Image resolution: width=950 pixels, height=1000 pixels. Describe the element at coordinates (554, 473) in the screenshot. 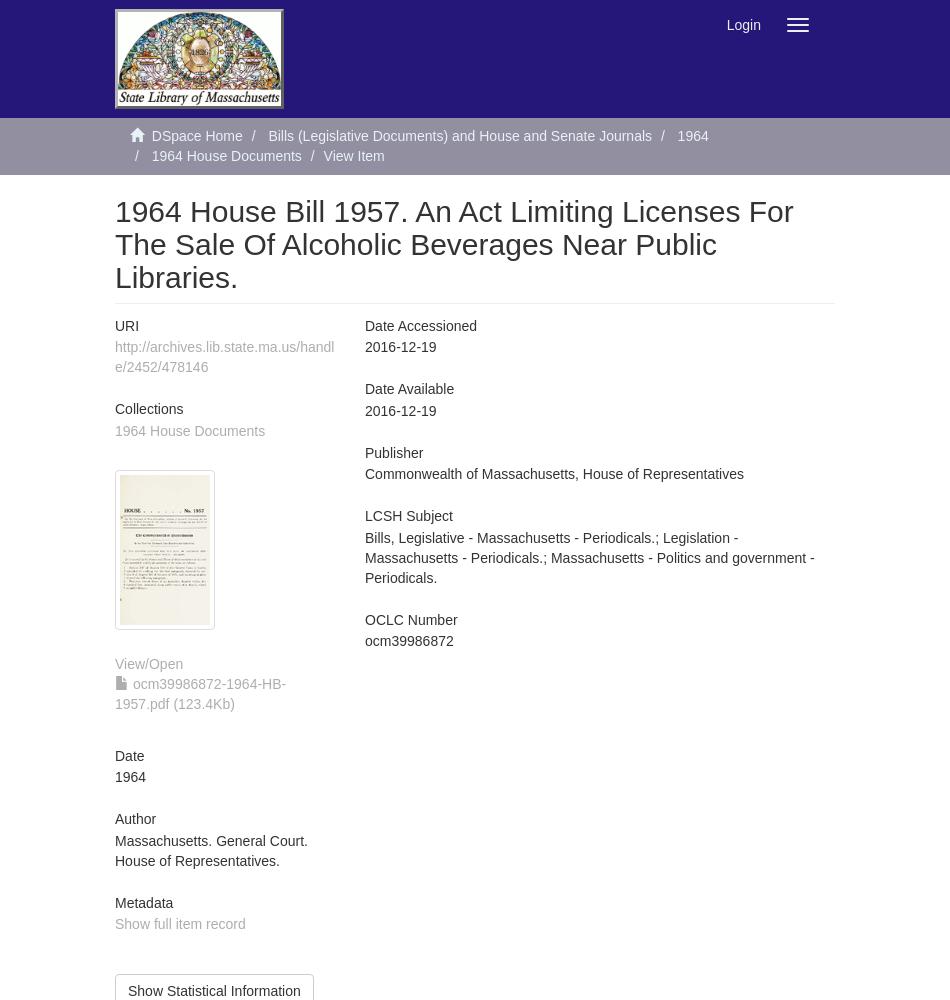

I see `'Commonwealth of Massachusetts, House of Representatives'` at that location.